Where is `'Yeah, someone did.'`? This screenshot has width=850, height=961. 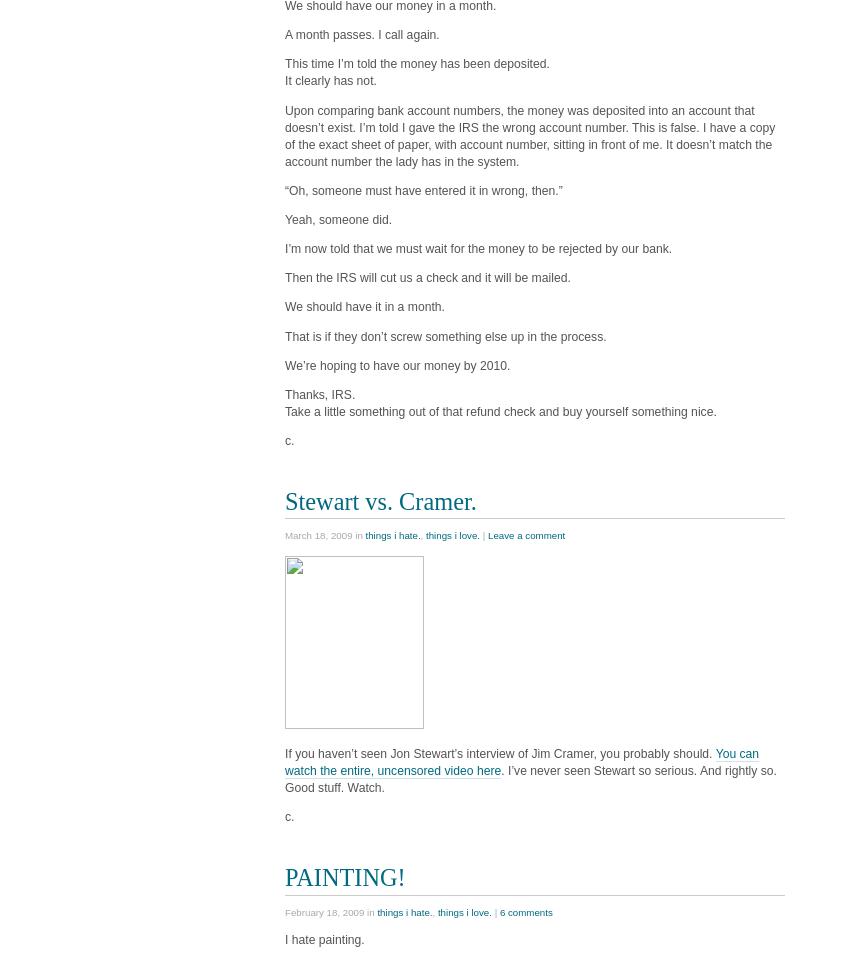 'Yeah, someone did.' is located at coordinates (338, 218).